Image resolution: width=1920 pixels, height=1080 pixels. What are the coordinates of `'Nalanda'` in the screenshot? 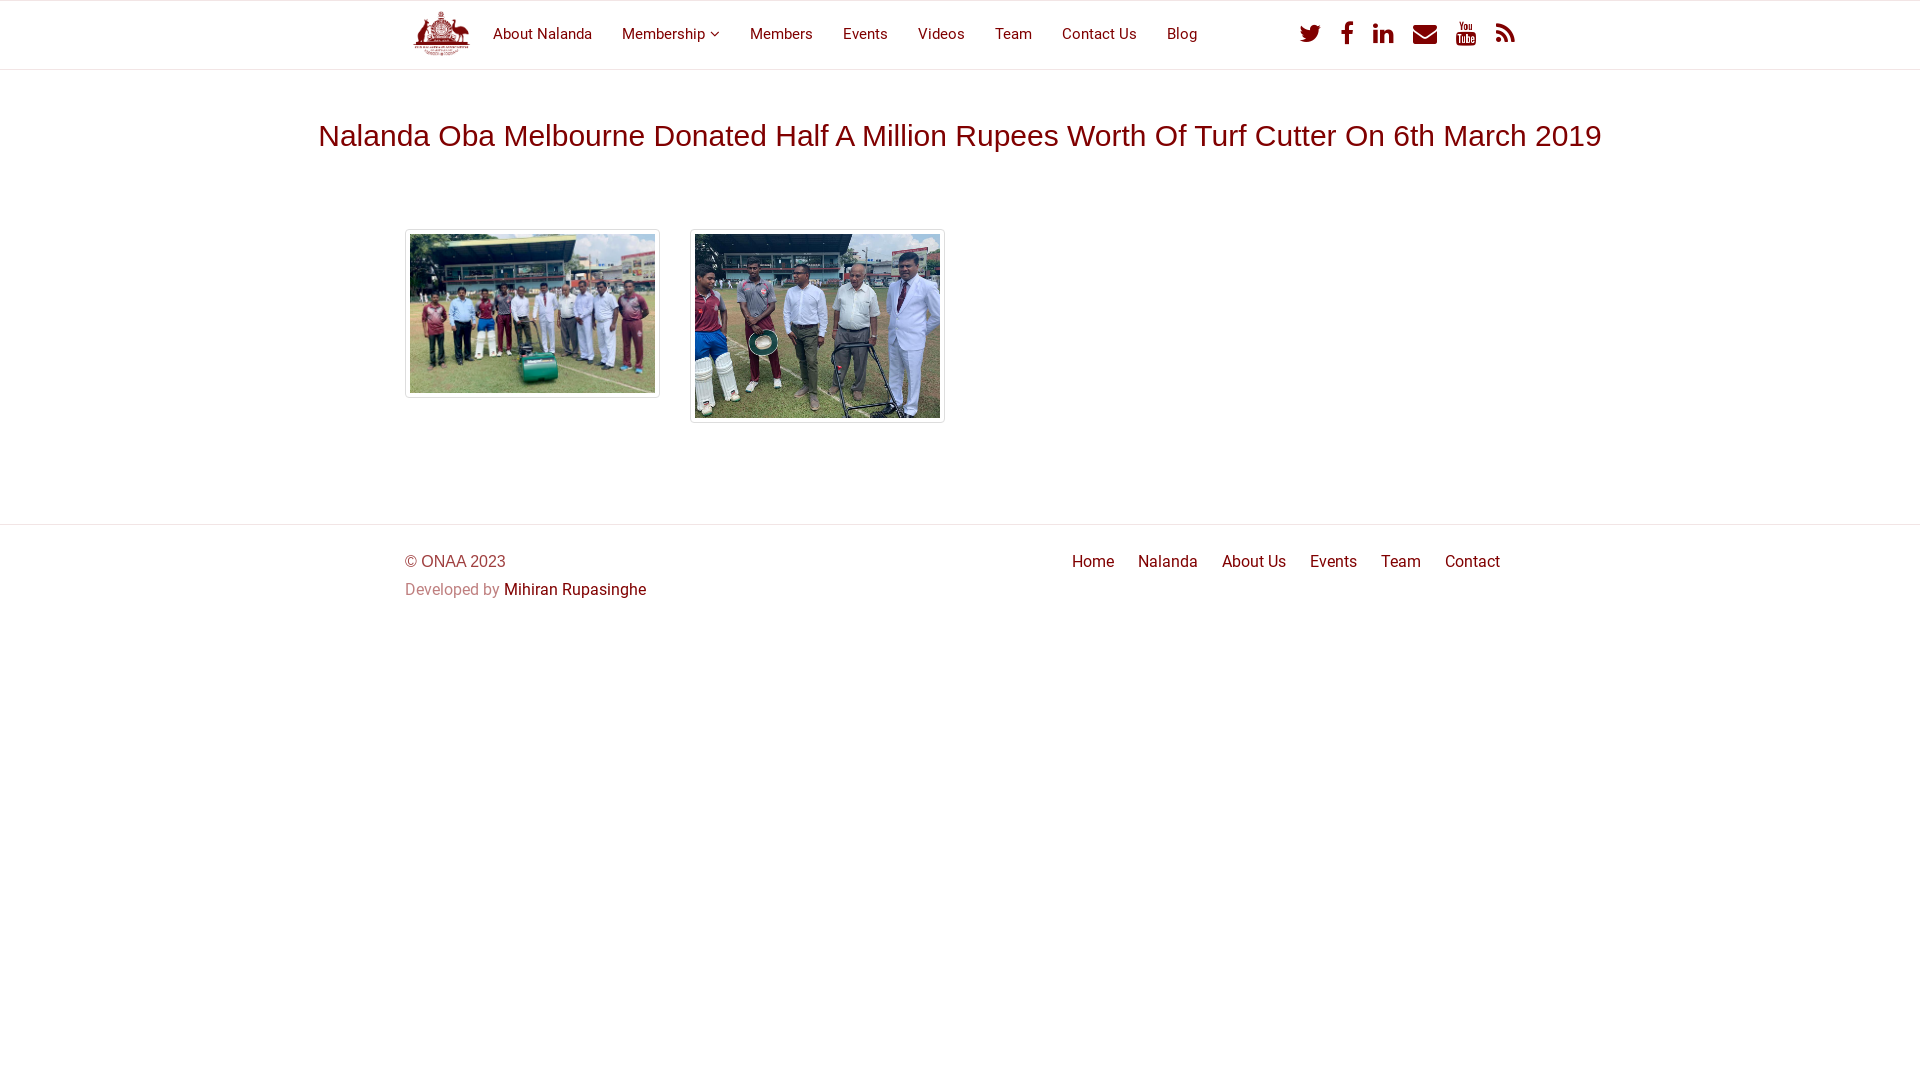 It's located at (1167, 561).